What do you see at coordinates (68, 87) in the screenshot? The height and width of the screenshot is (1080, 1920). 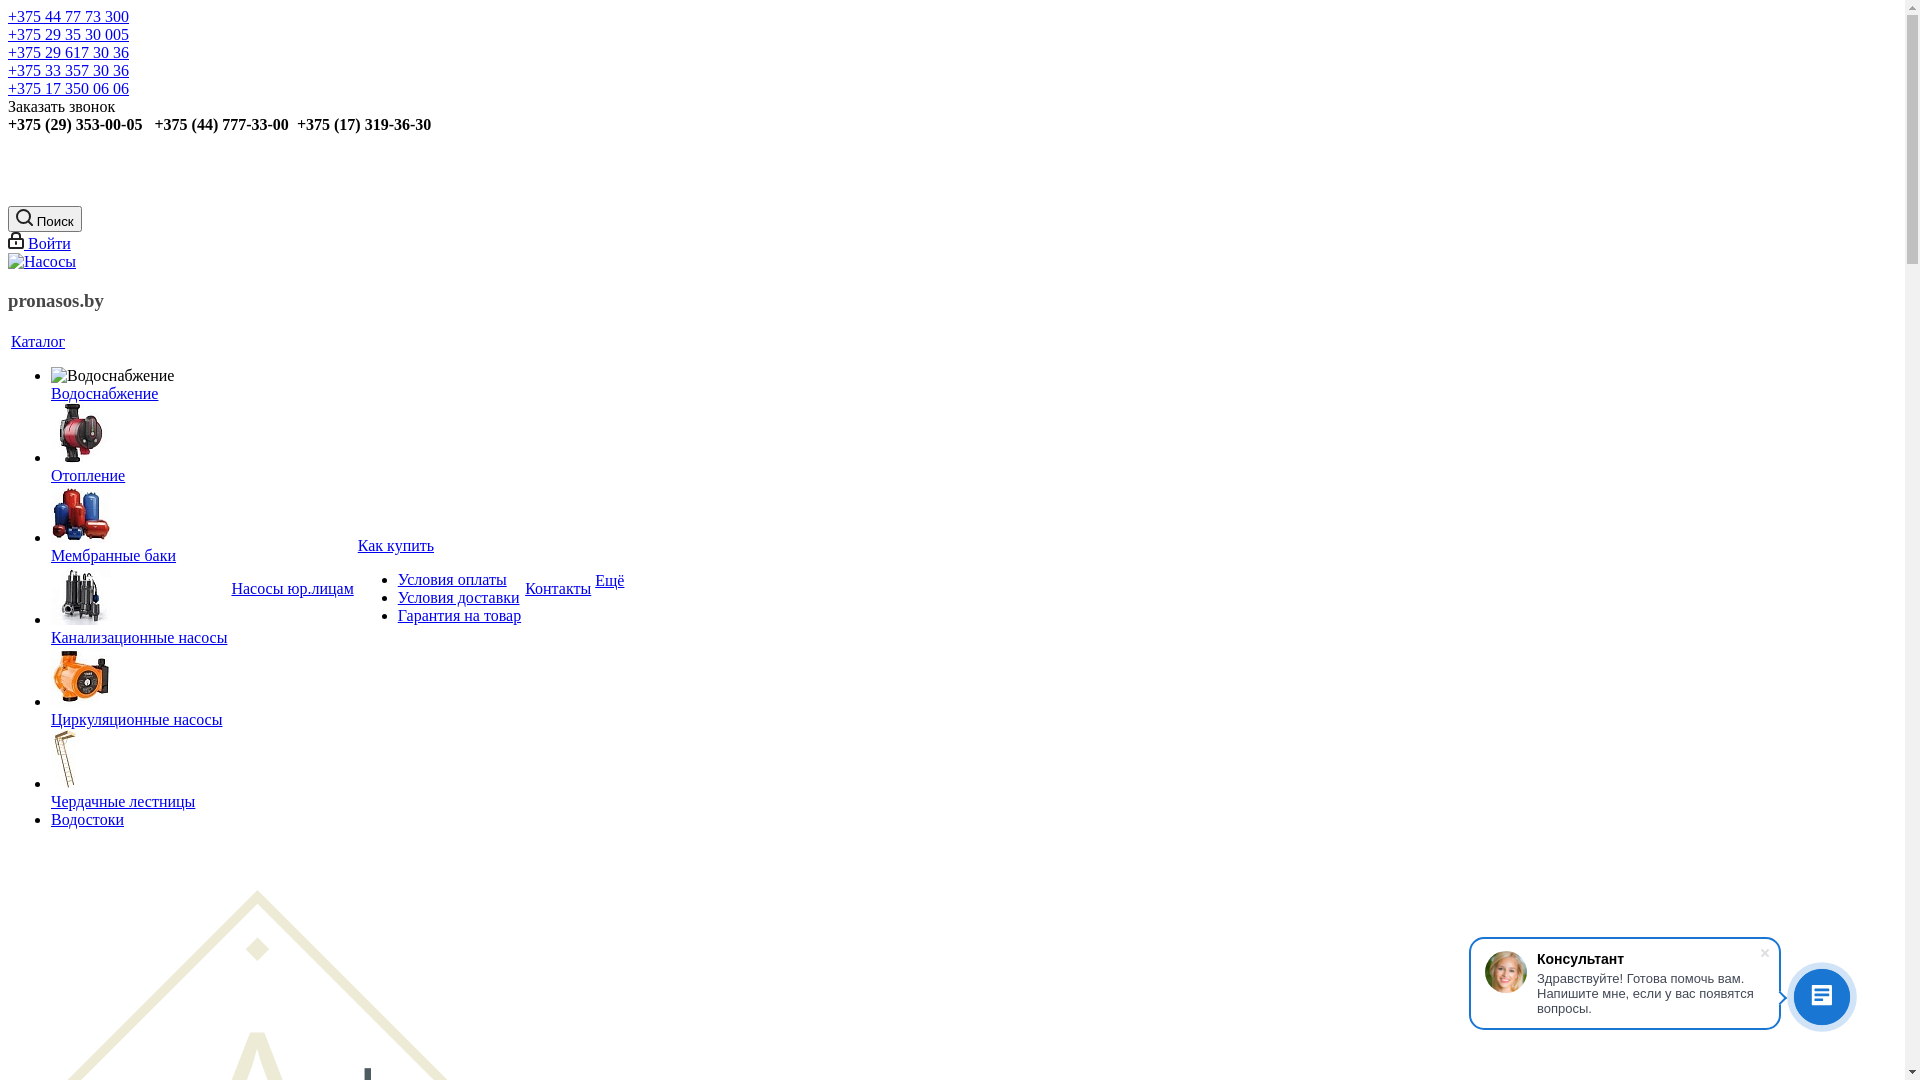 I see `'+375 17 350 06 06'` at bounding box center [68, 87].